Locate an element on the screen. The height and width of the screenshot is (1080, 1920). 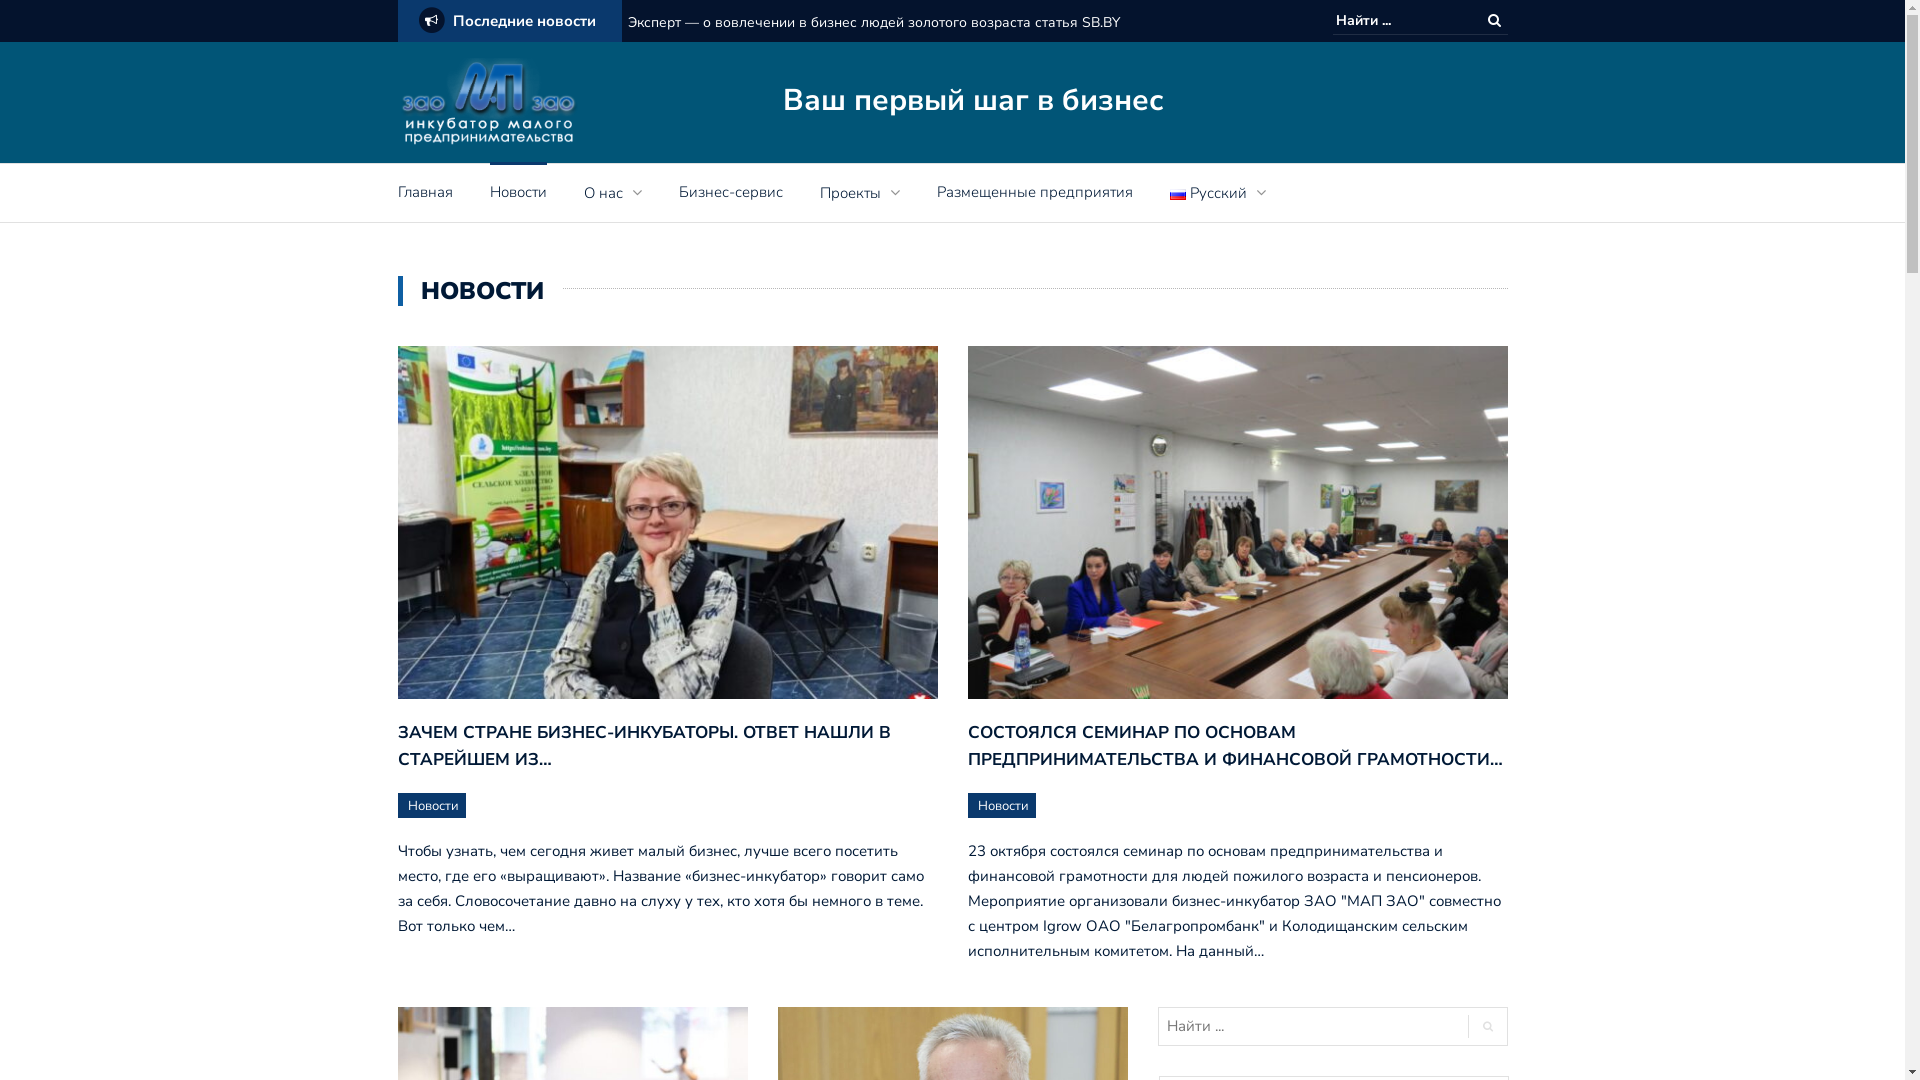
'Search  ' is located at coordinates (1494, 20).